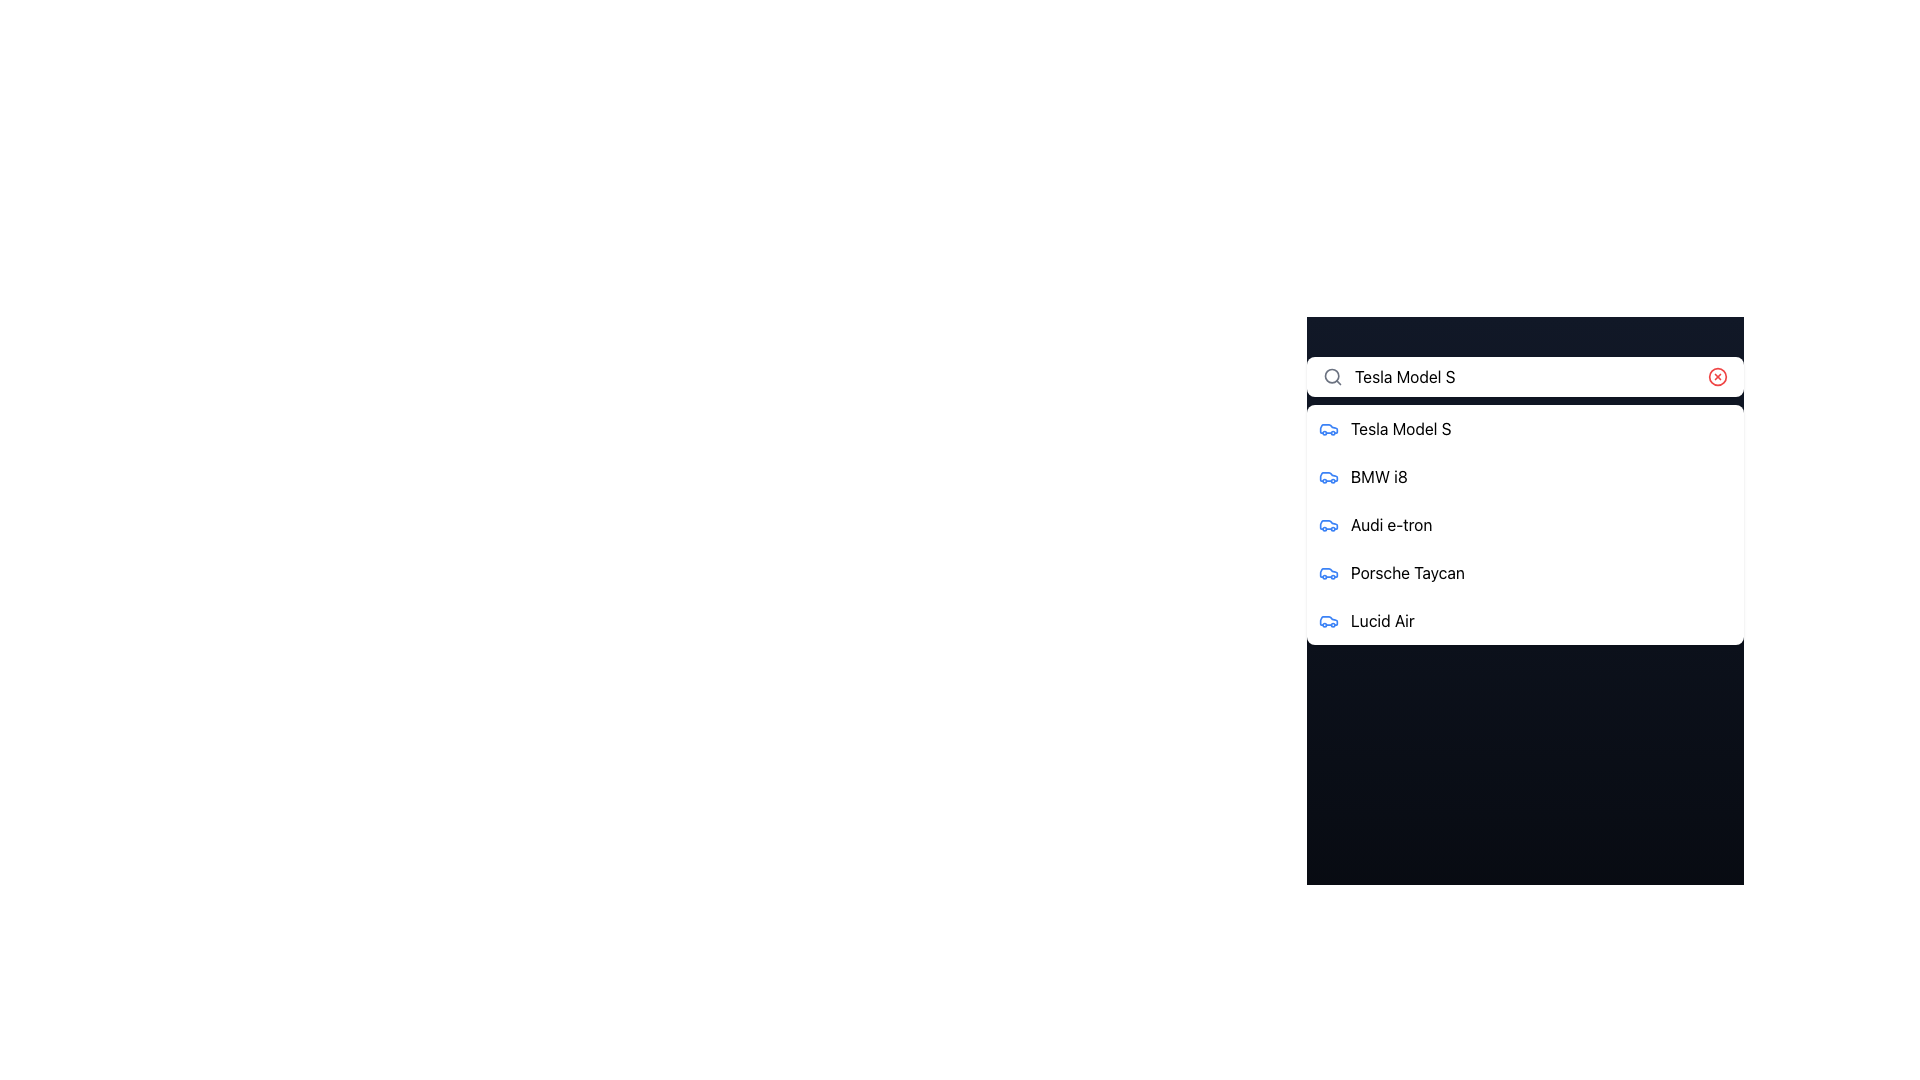 The height and width of the screenshot is (1080, 1920). What do you see at coordinates (1524, 523) in the screenshot?
I see `the dropdown menu item for 'Audi e-tron'` at bounding box center [1524, 523].